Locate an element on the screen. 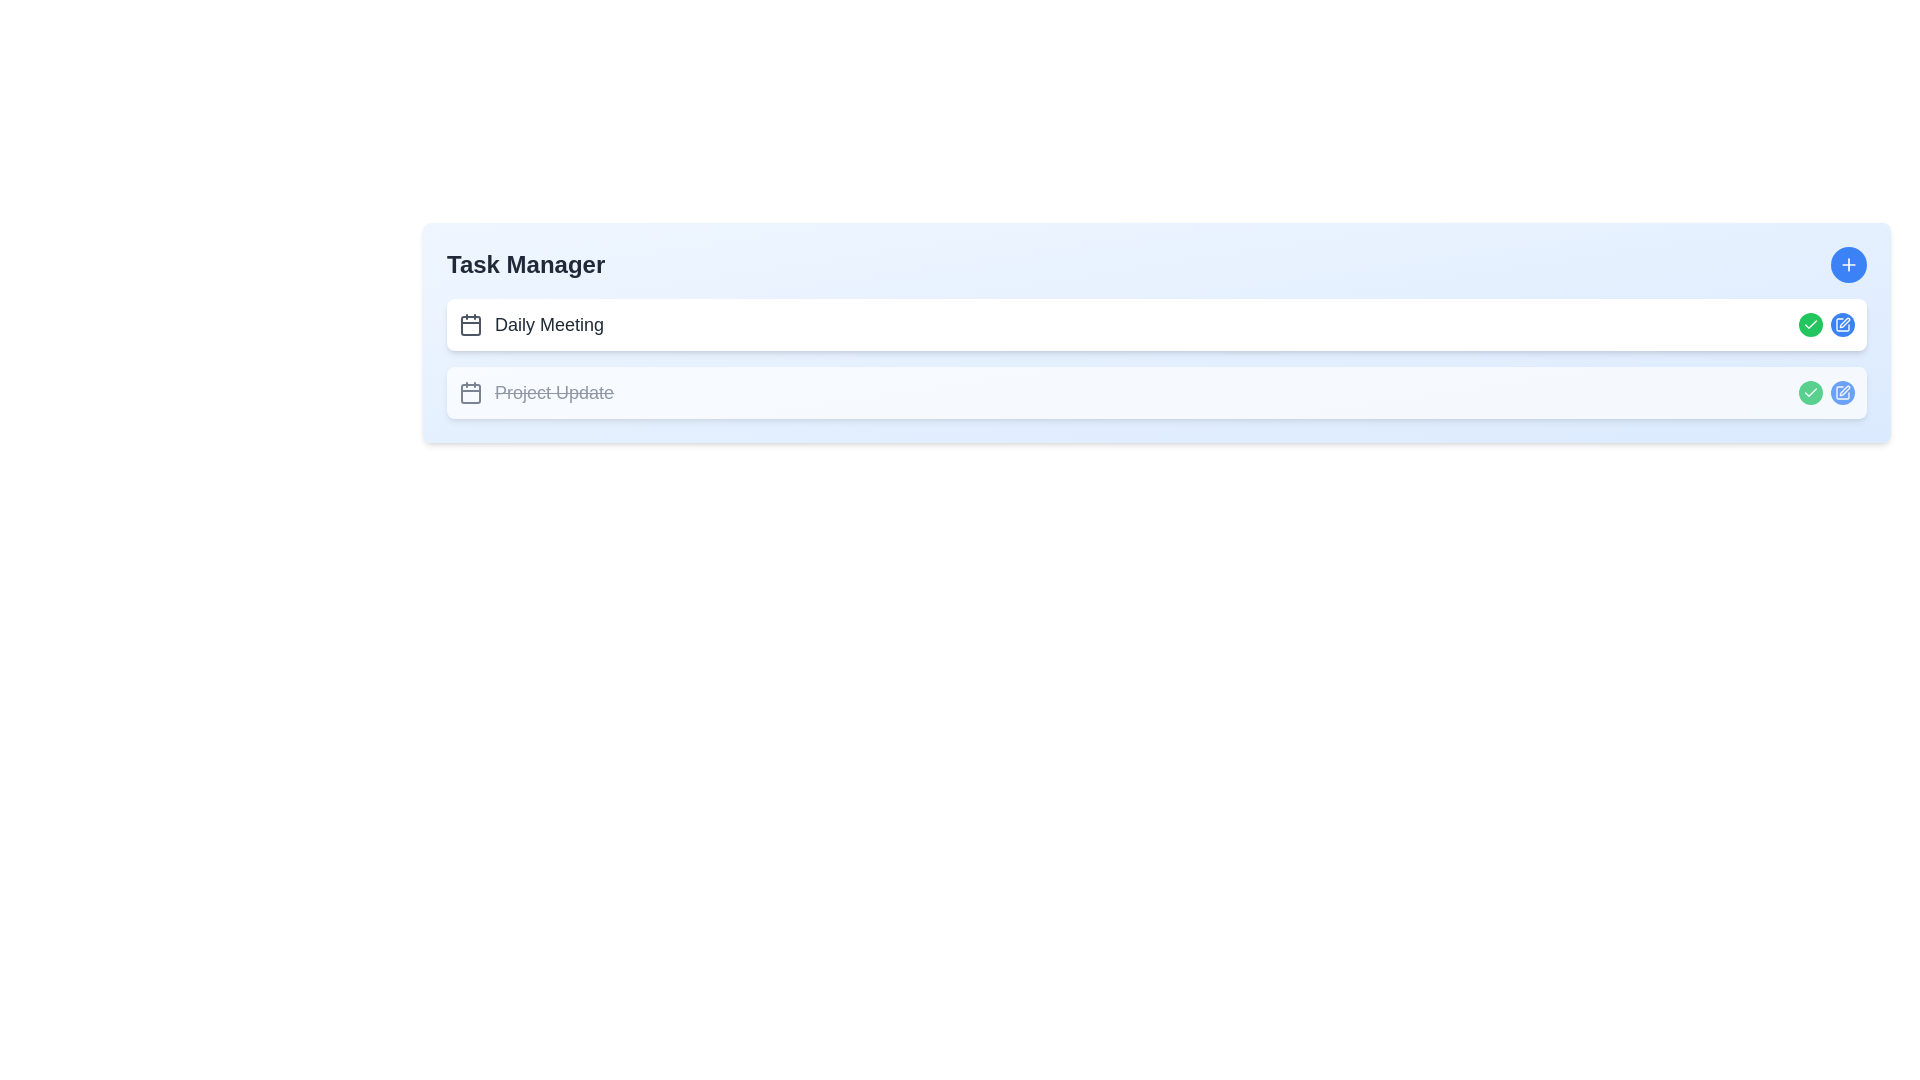 The image size is (1920, 1080). the labeled item with a calendar icon and text 'Project Update' is located at coordinates (536, 393).